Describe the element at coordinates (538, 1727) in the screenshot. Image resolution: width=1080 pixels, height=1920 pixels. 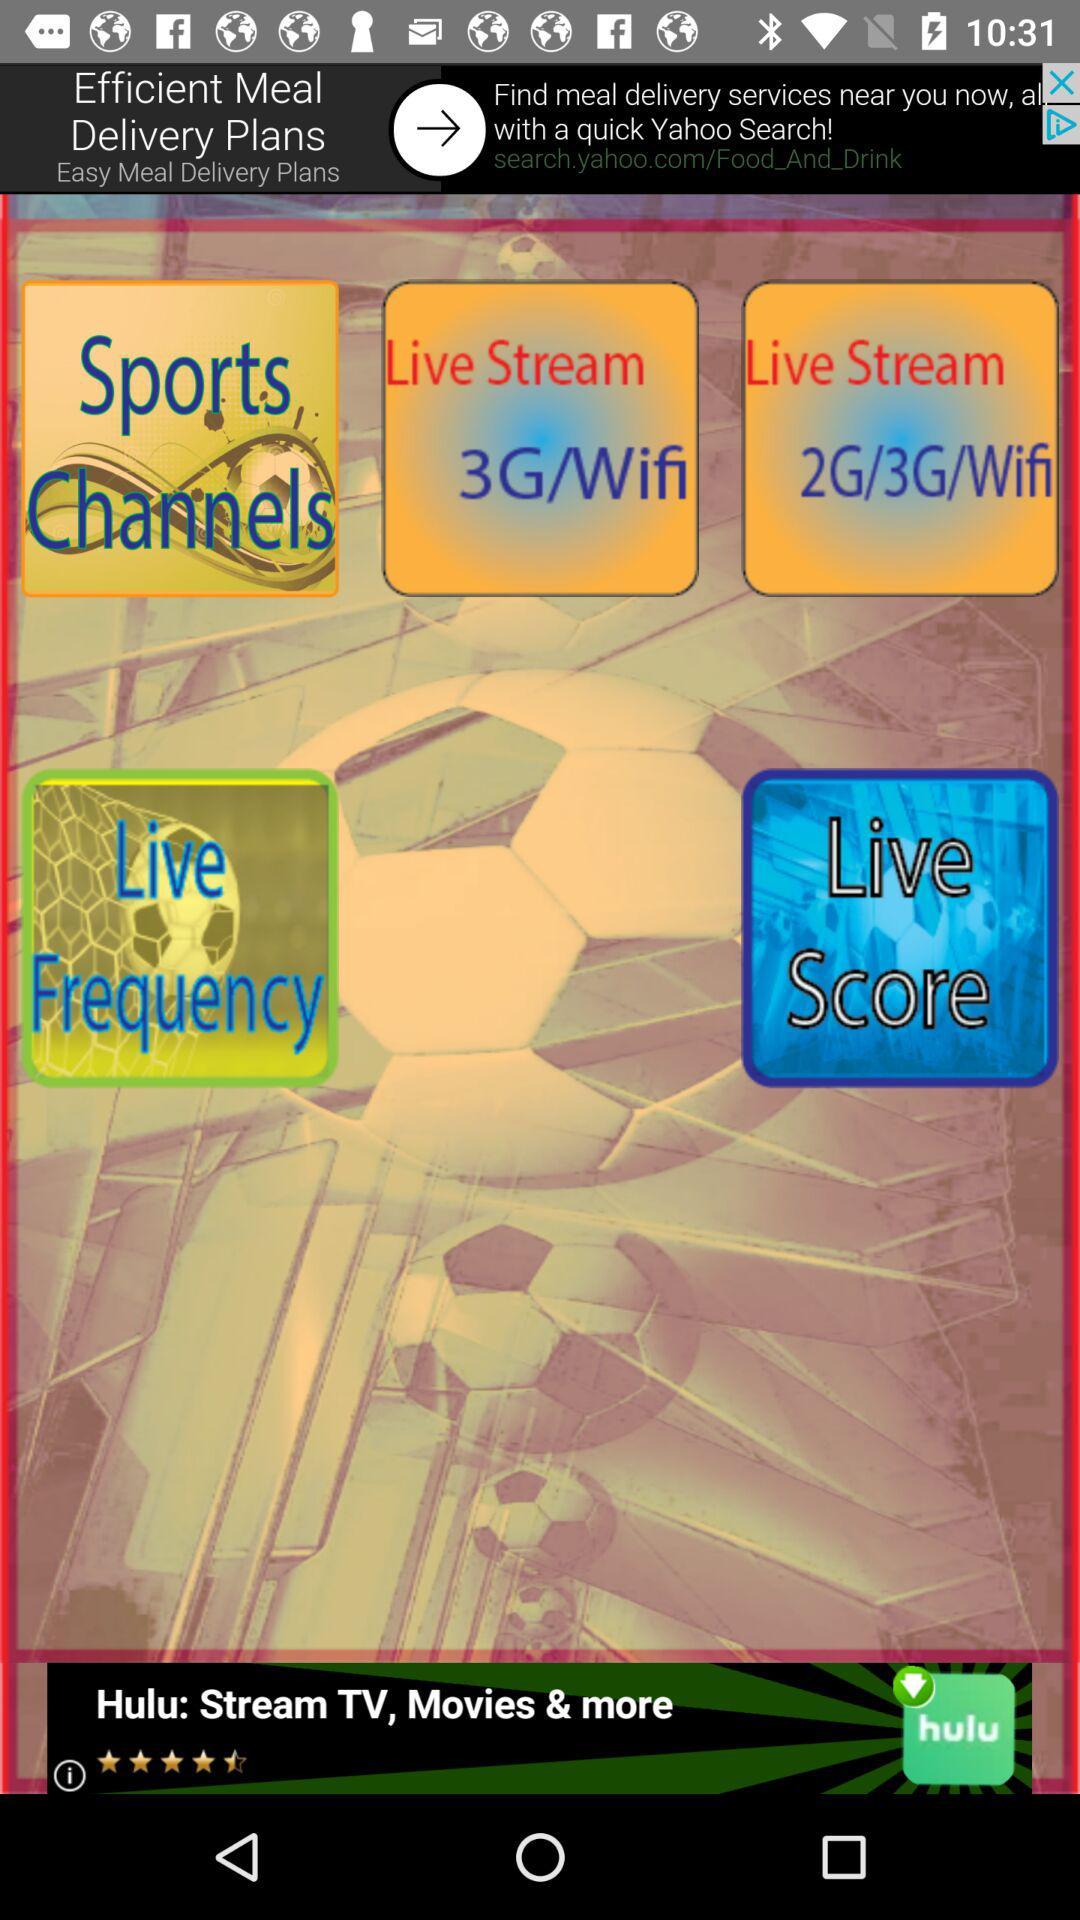
I see `hulu website` at that location.